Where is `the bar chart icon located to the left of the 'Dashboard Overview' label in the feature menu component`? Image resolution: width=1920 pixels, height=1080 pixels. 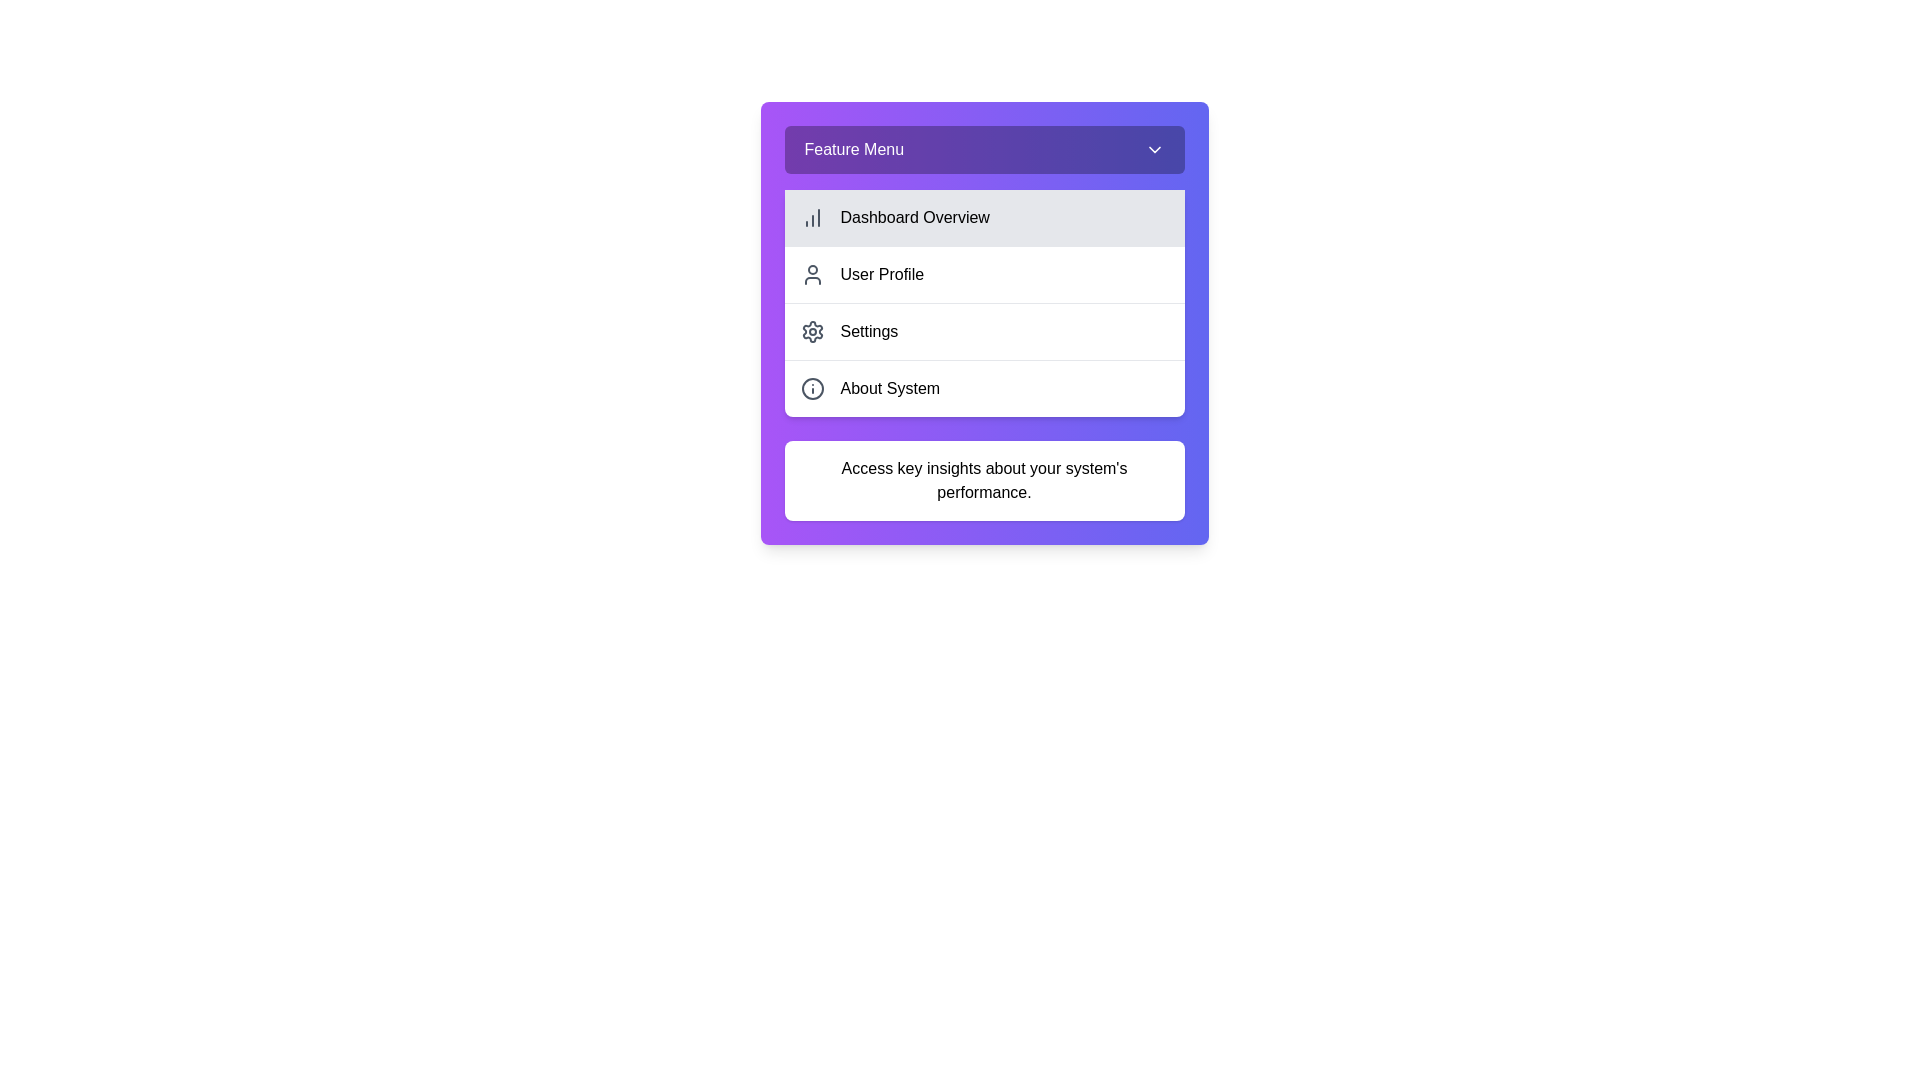
the bar chart icon located to the left of the 'Dashboard Overview' label in the feature menu component is located at coordinates (812, 218).